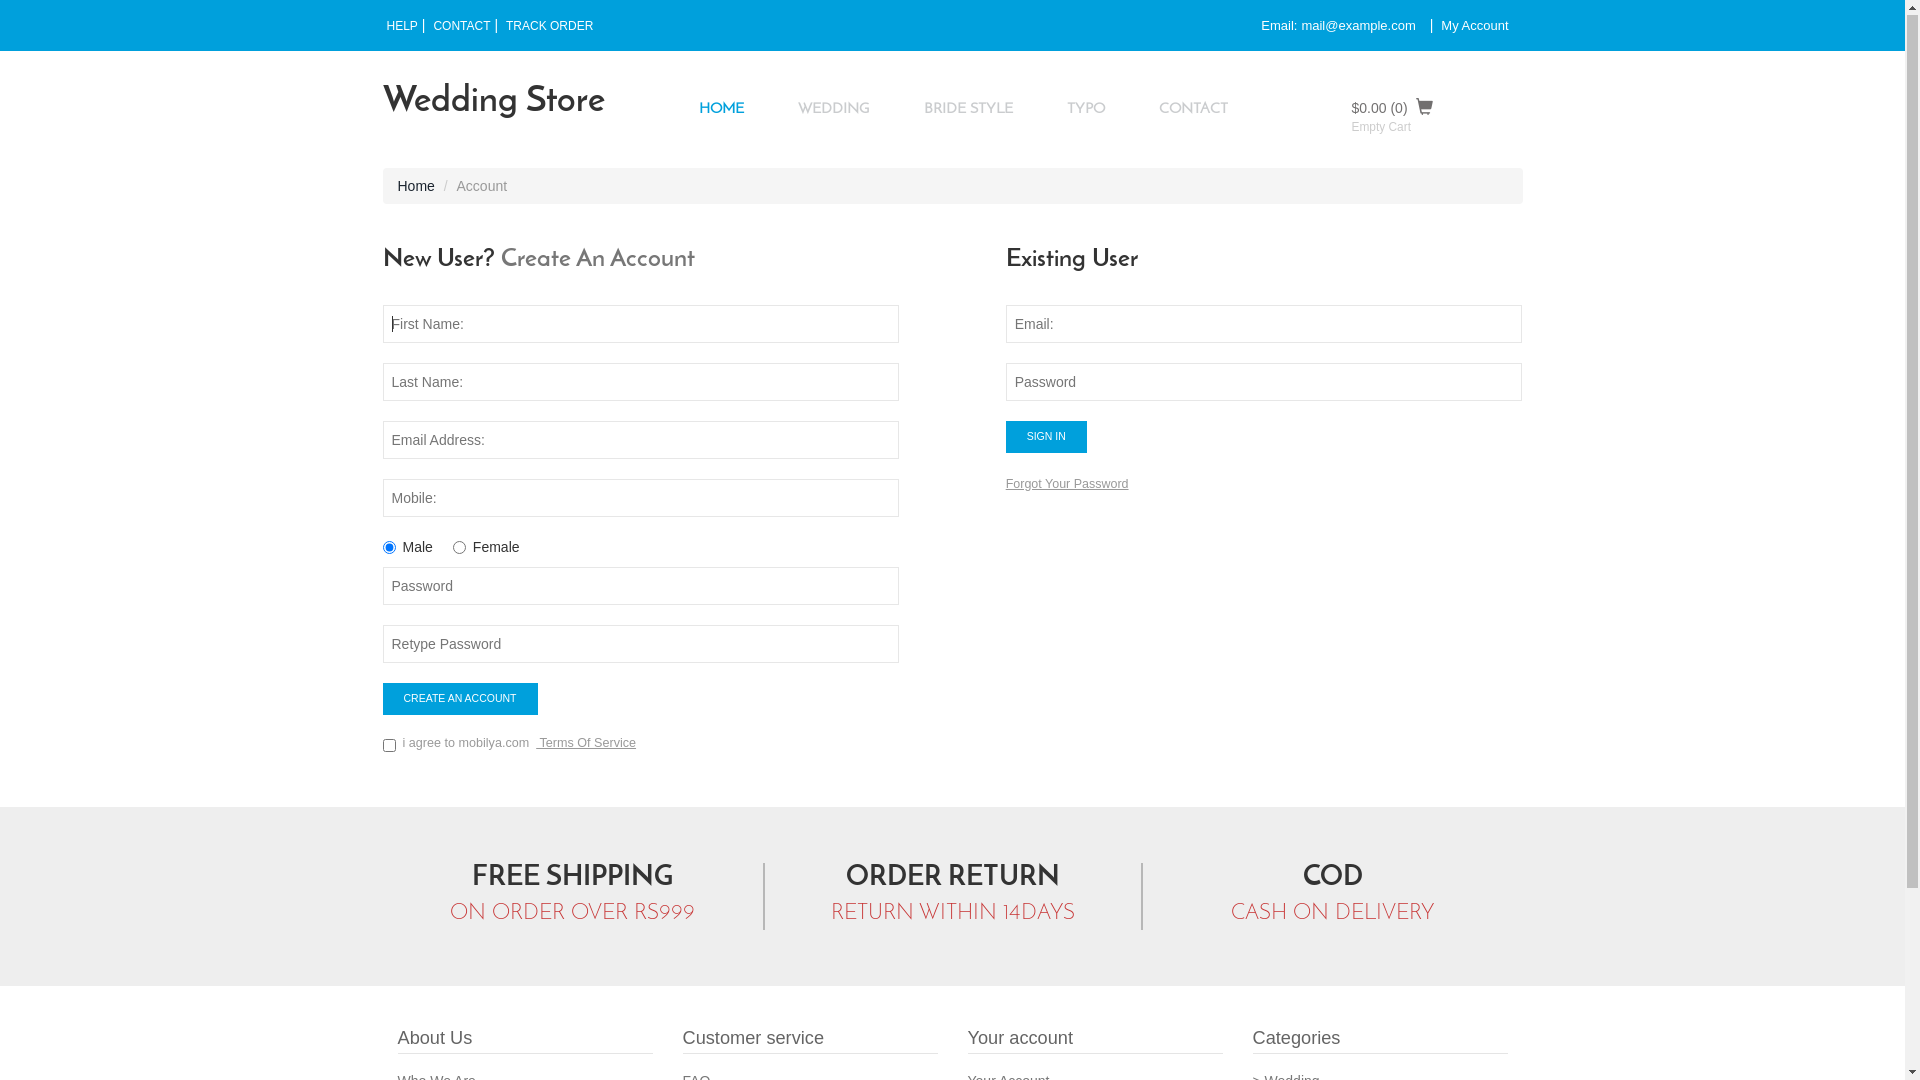 This screenshot has width=1920, height=1080. What do you see at coordinates (1040, 110) in the screenshot?
I see `'TYPO'` at bounding box center [1040, 110].